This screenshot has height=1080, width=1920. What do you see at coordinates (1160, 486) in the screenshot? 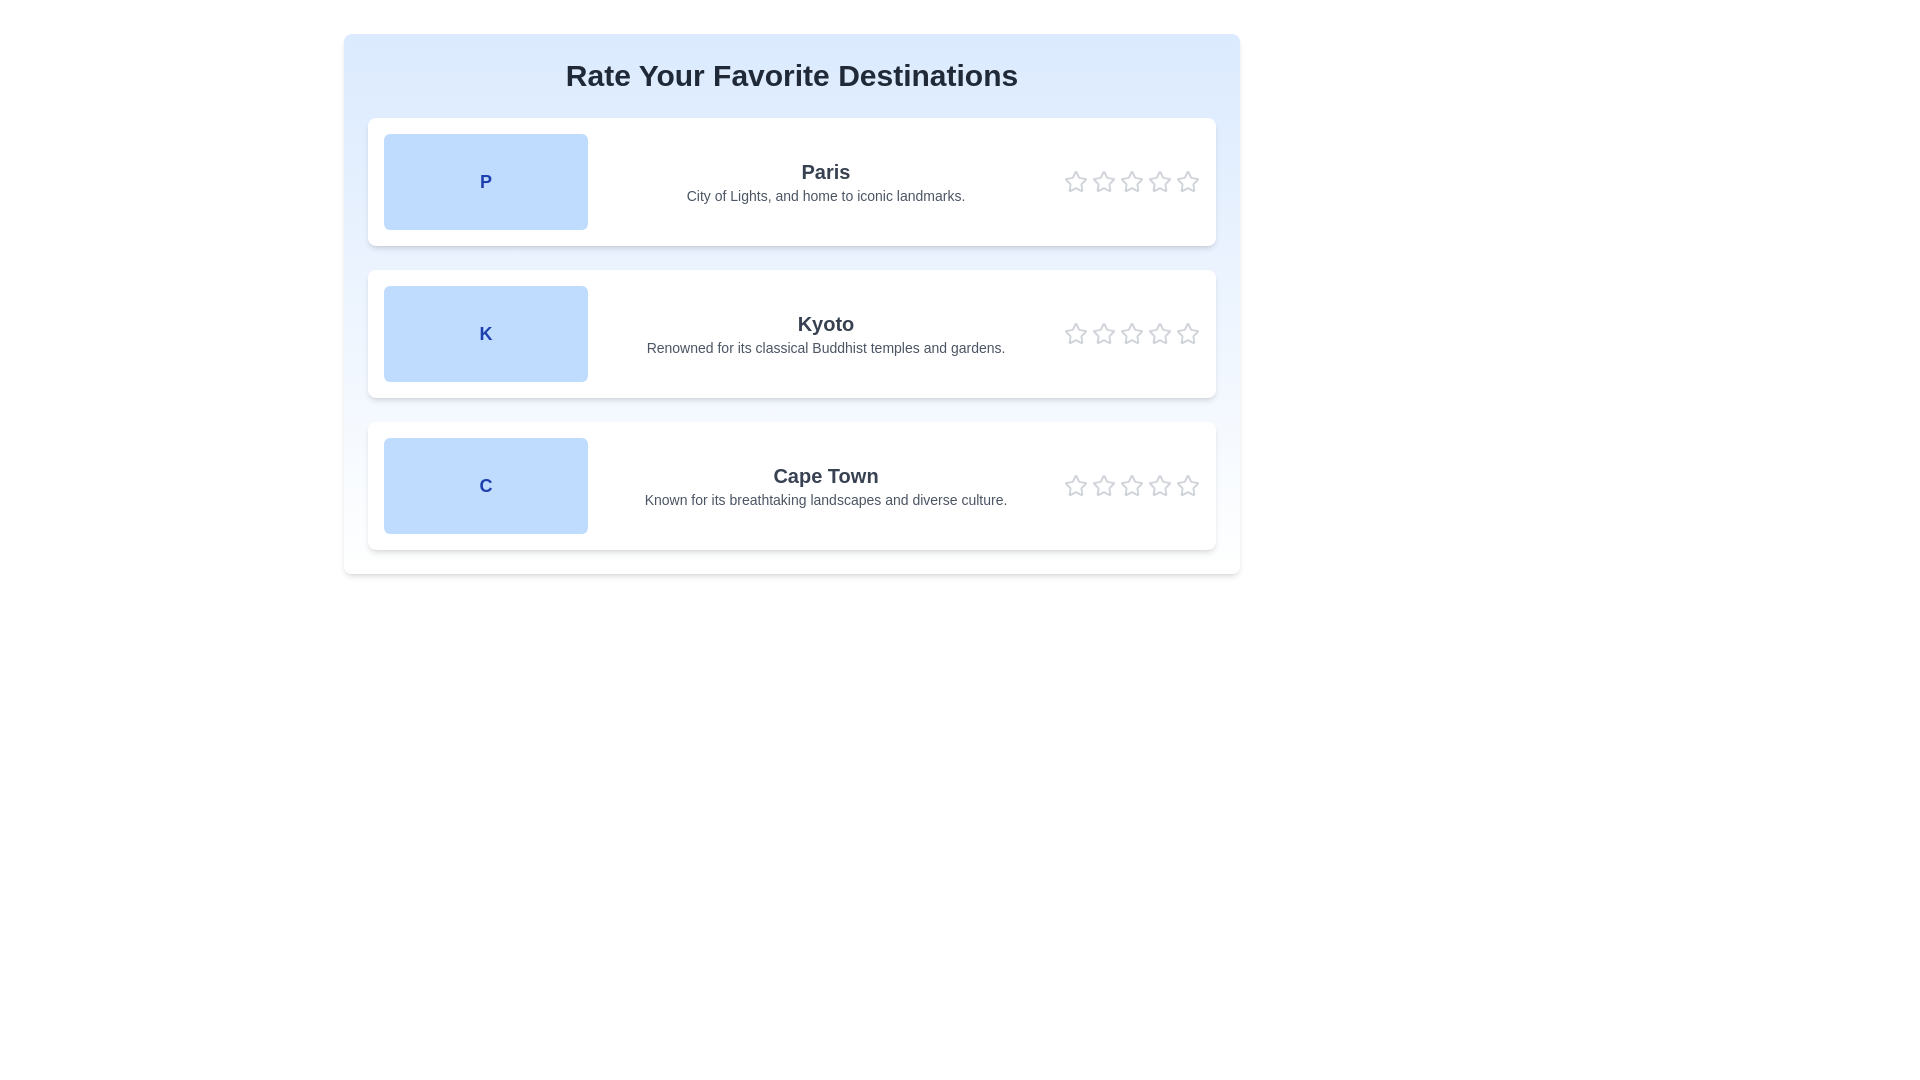
I see `the fifth star rating icon in the rating section for the 'Cape Town' item to indicate an intention to rate` at bounding box center [1160, 486].